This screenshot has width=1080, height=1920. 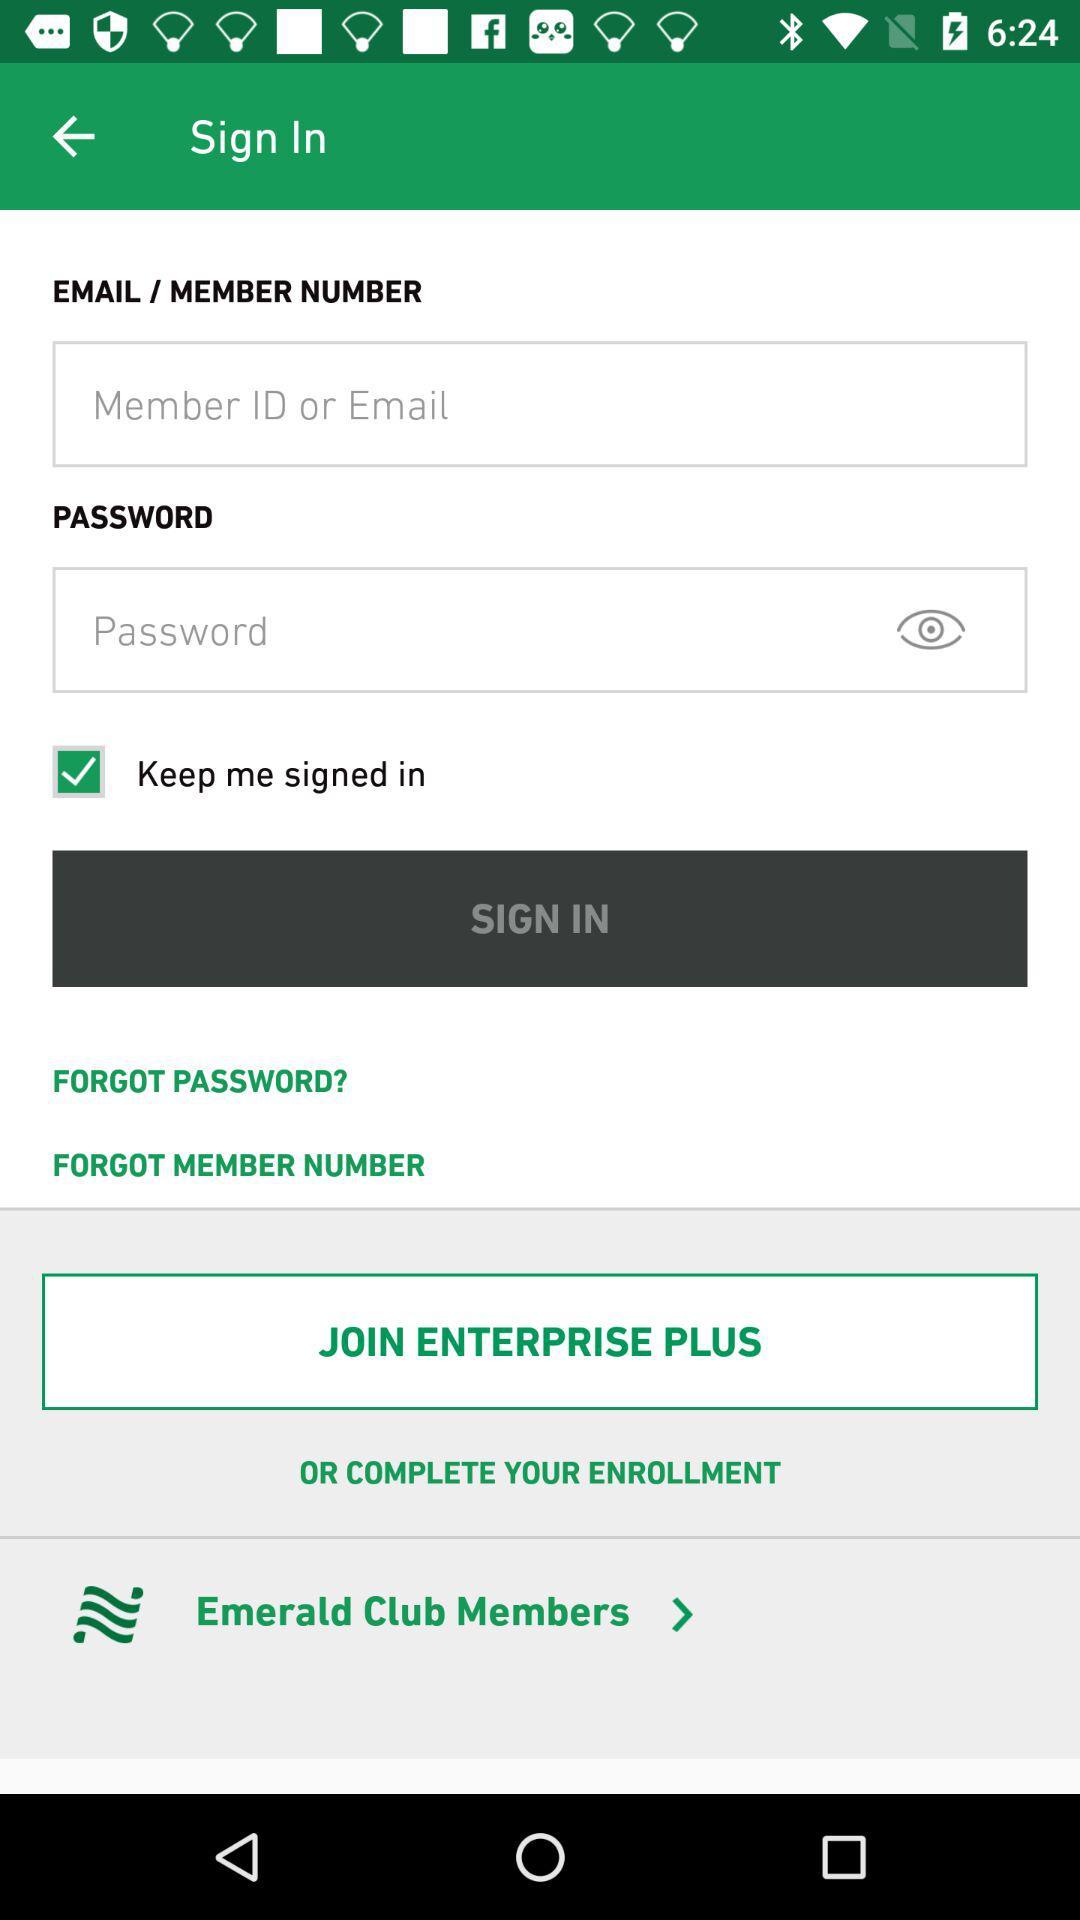 I want to click on item above the or complete your, so click(x=540, y=1341).